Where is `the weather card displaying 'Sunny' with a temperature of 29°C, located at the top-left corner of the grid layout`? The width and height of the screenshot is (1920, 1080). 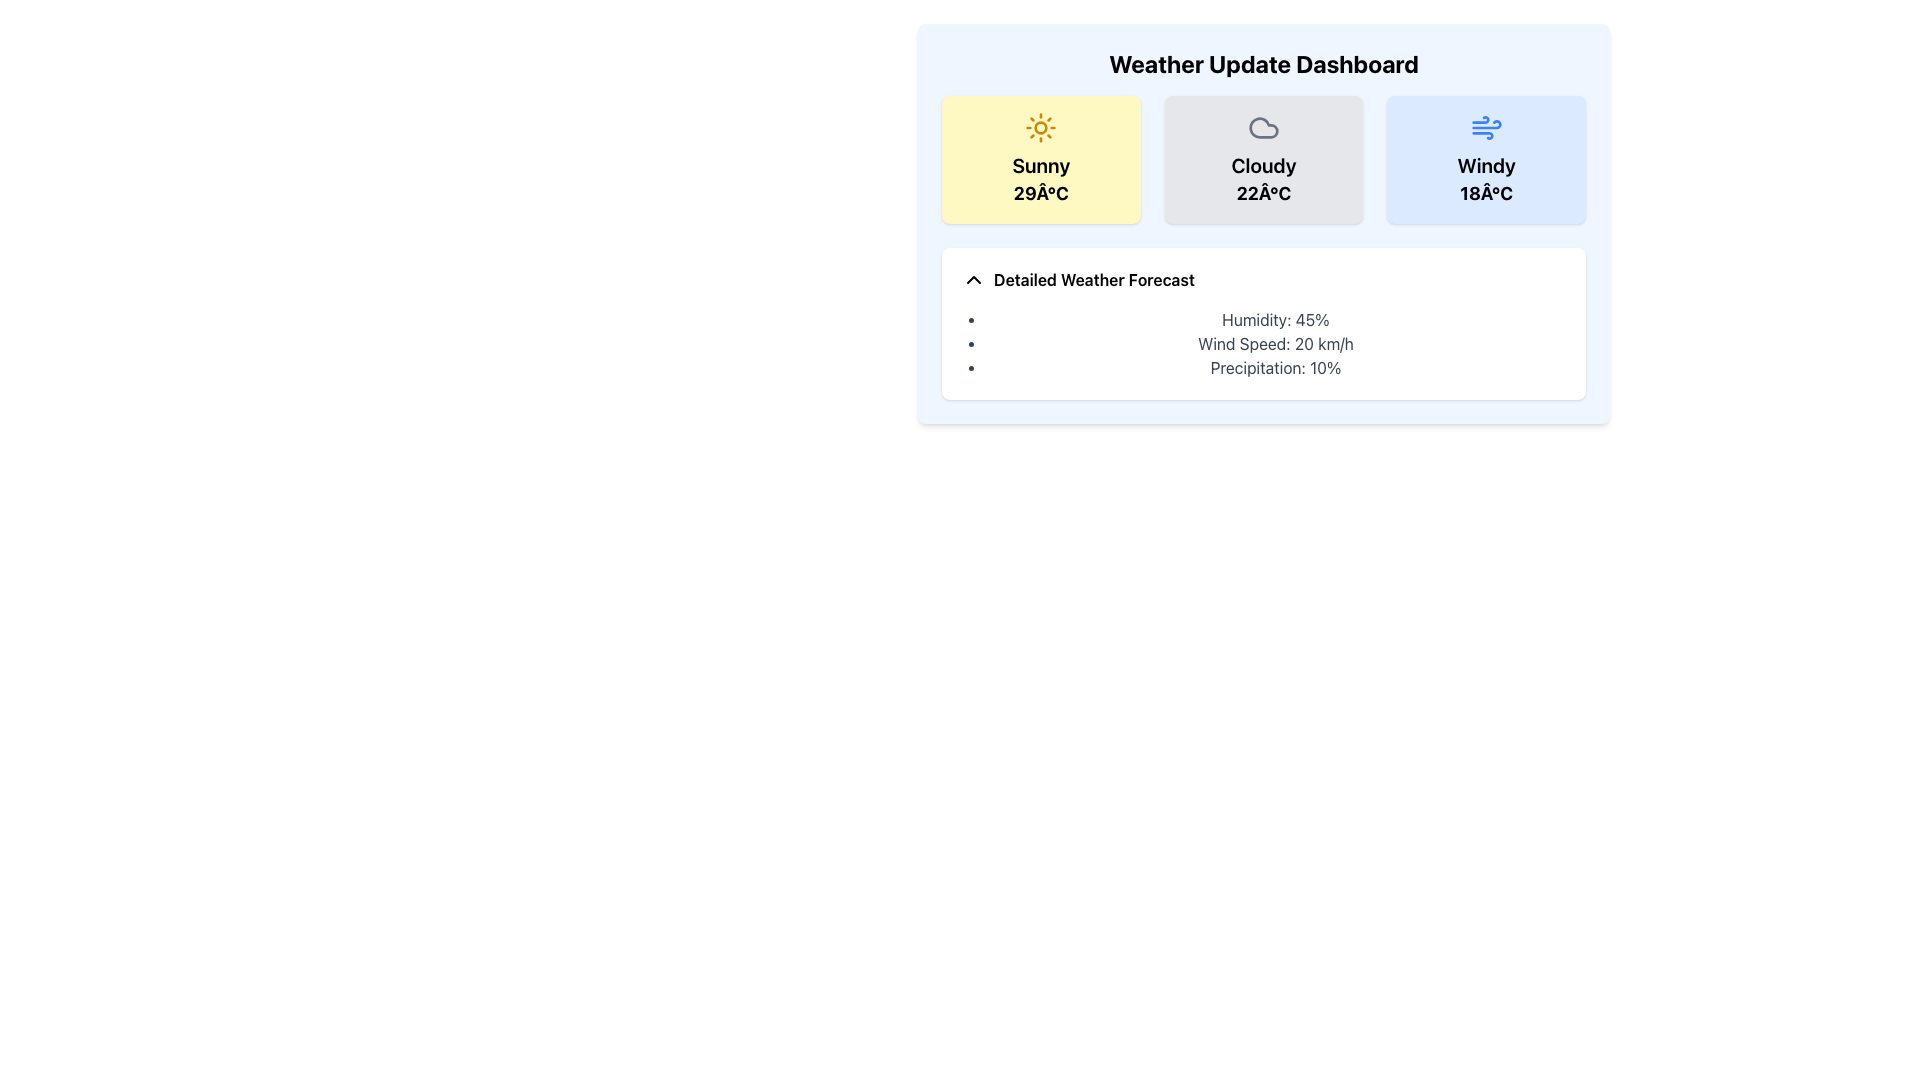
the weather card displaying 'Sunny' with a temperature of 29°C, located at the top-left corner of the grid layout is located at coordinates (1040, 158).